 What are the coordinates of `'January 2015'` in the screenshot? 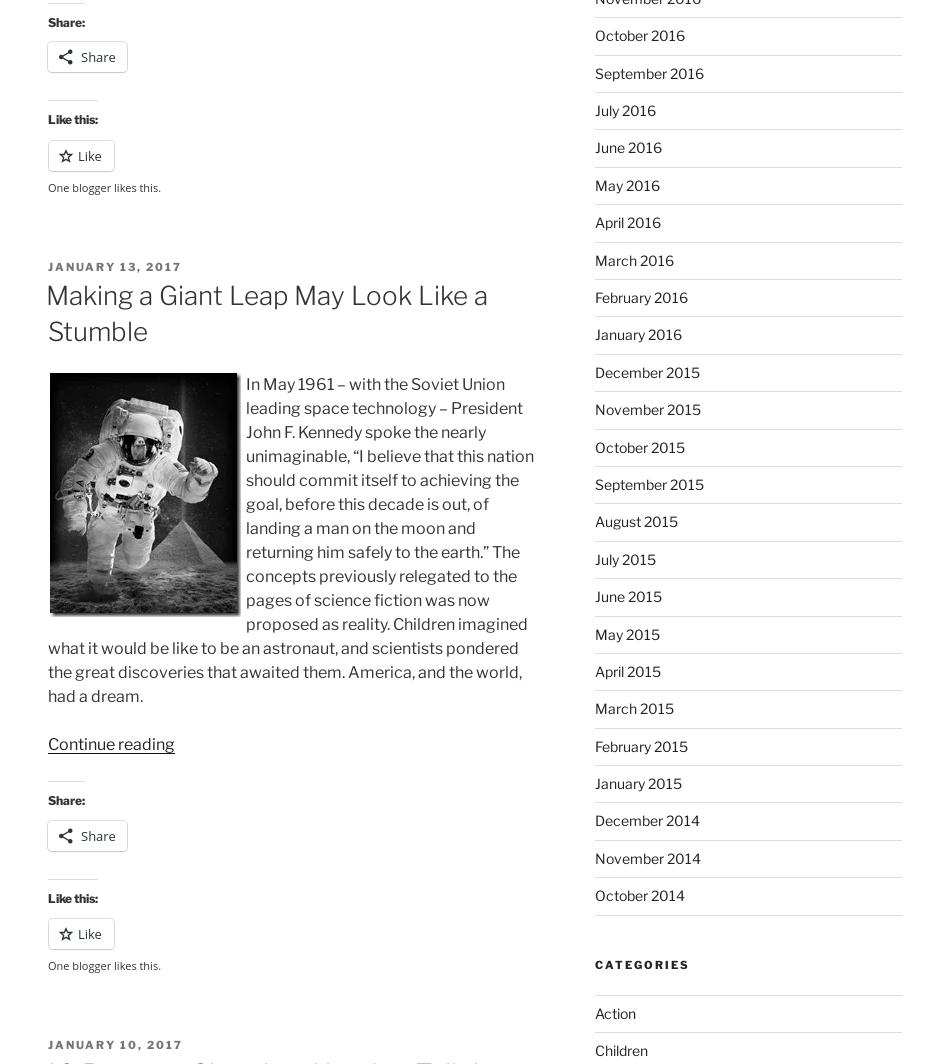 It's located at (637, 783).